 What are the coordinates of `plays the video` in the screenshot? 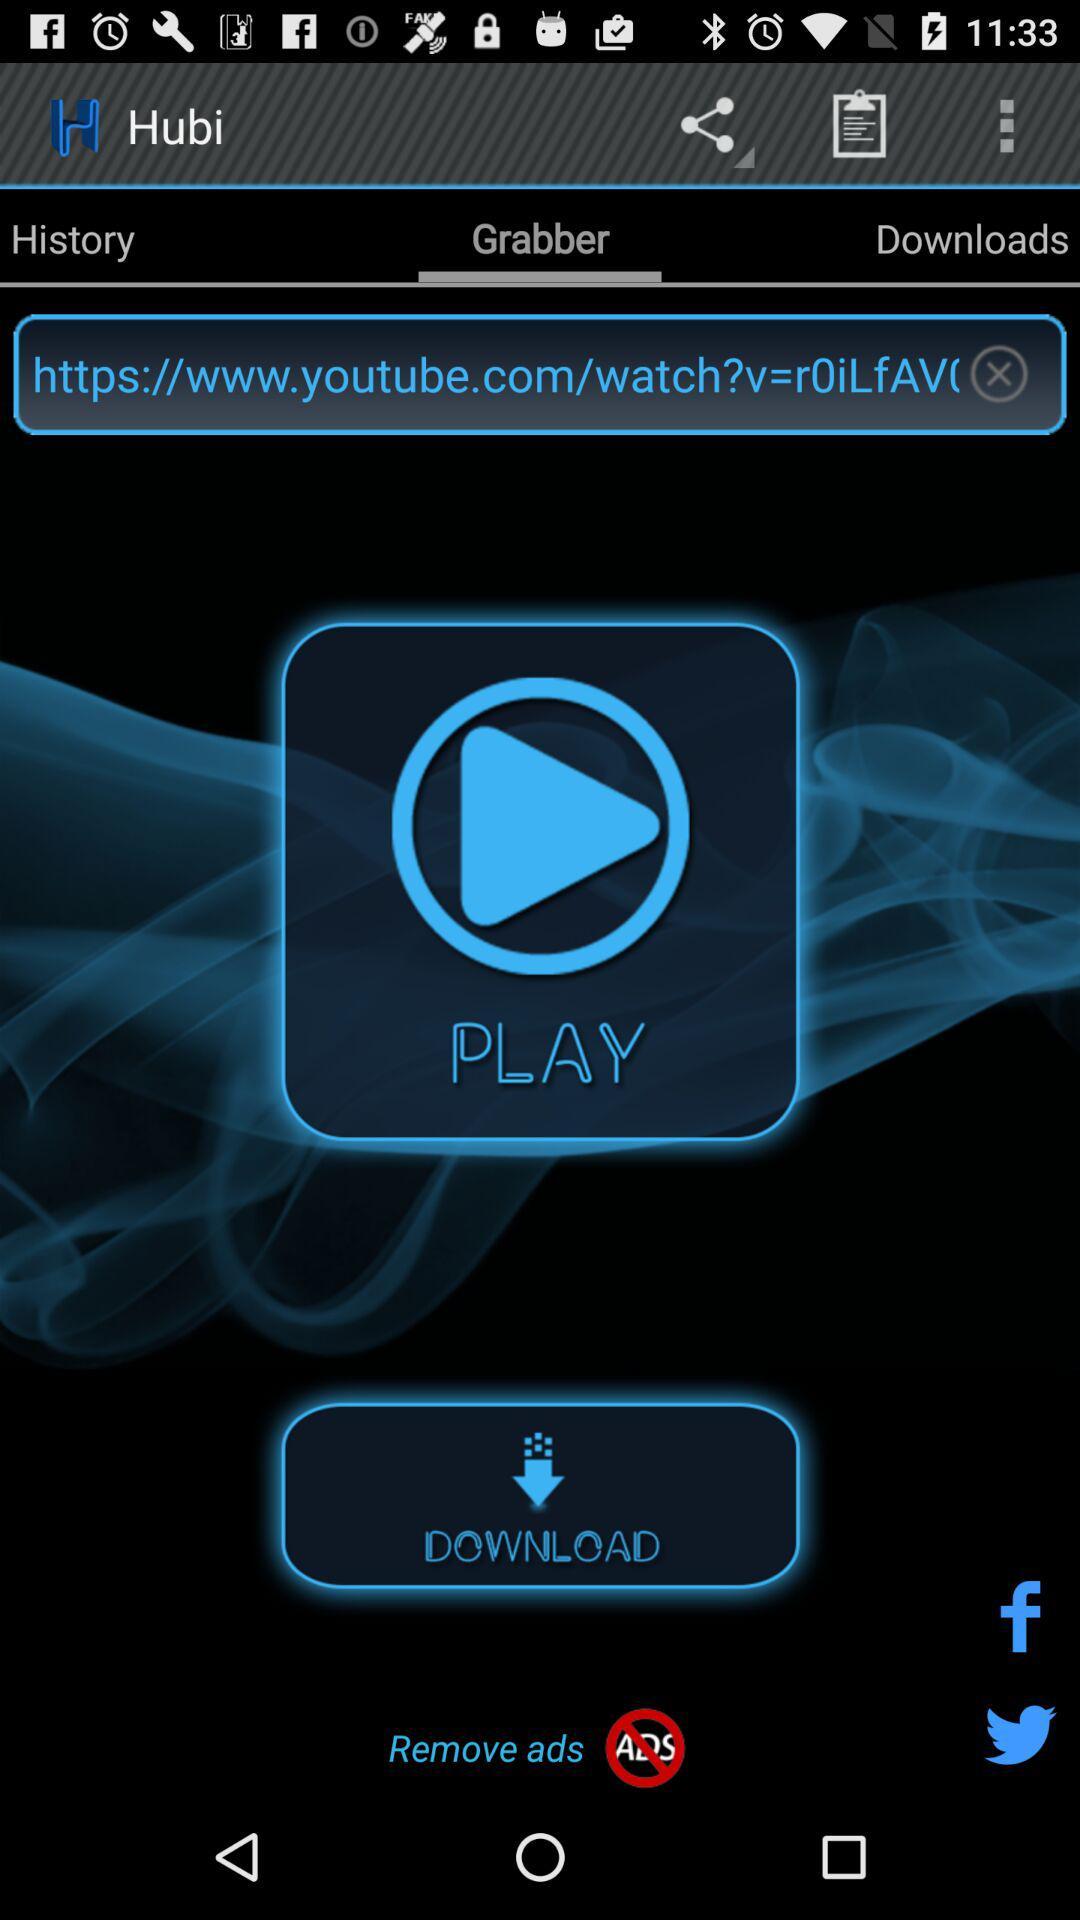 It's located at (540, 880).